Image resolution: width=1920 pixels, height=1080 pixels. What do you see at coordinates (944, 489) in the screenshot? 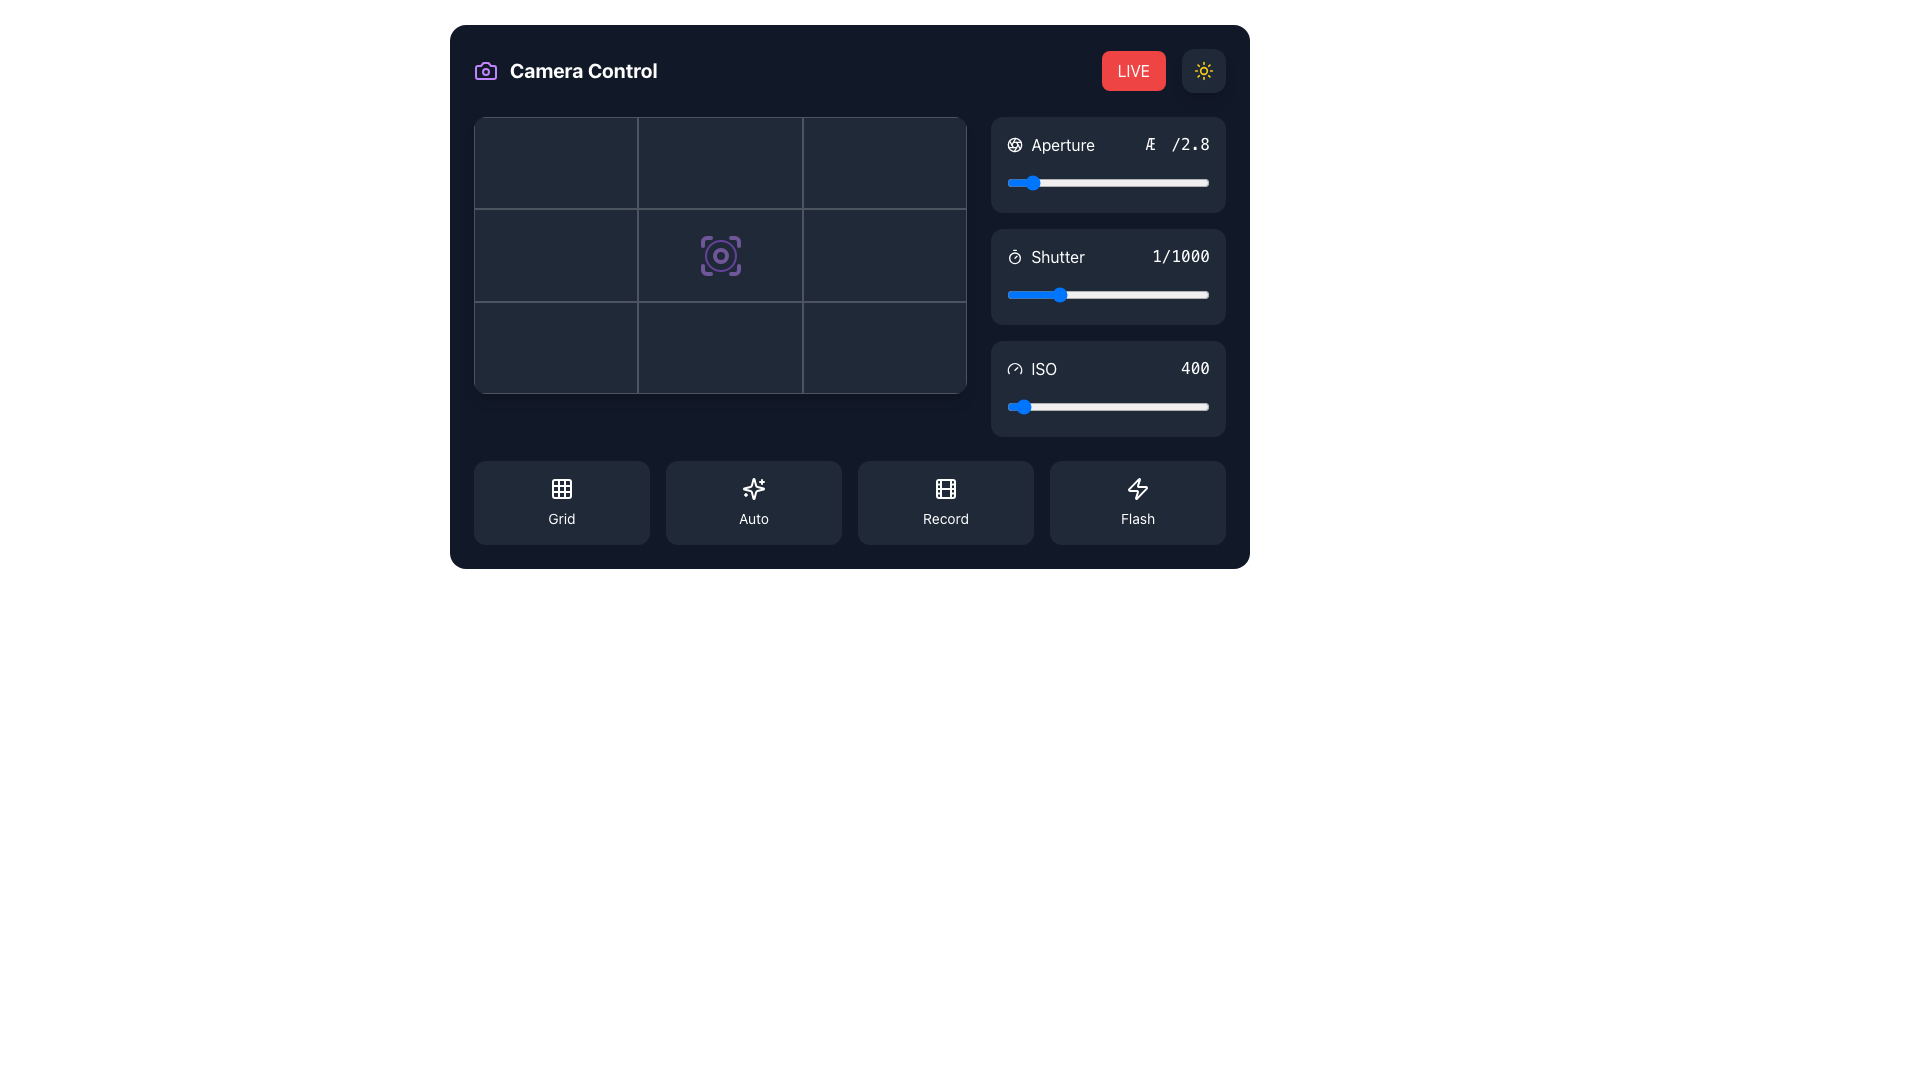
I see `the film roll-shaped icon located on the 'Record' button at the bottom-center of the button grid` at bounding box center [944, 489].